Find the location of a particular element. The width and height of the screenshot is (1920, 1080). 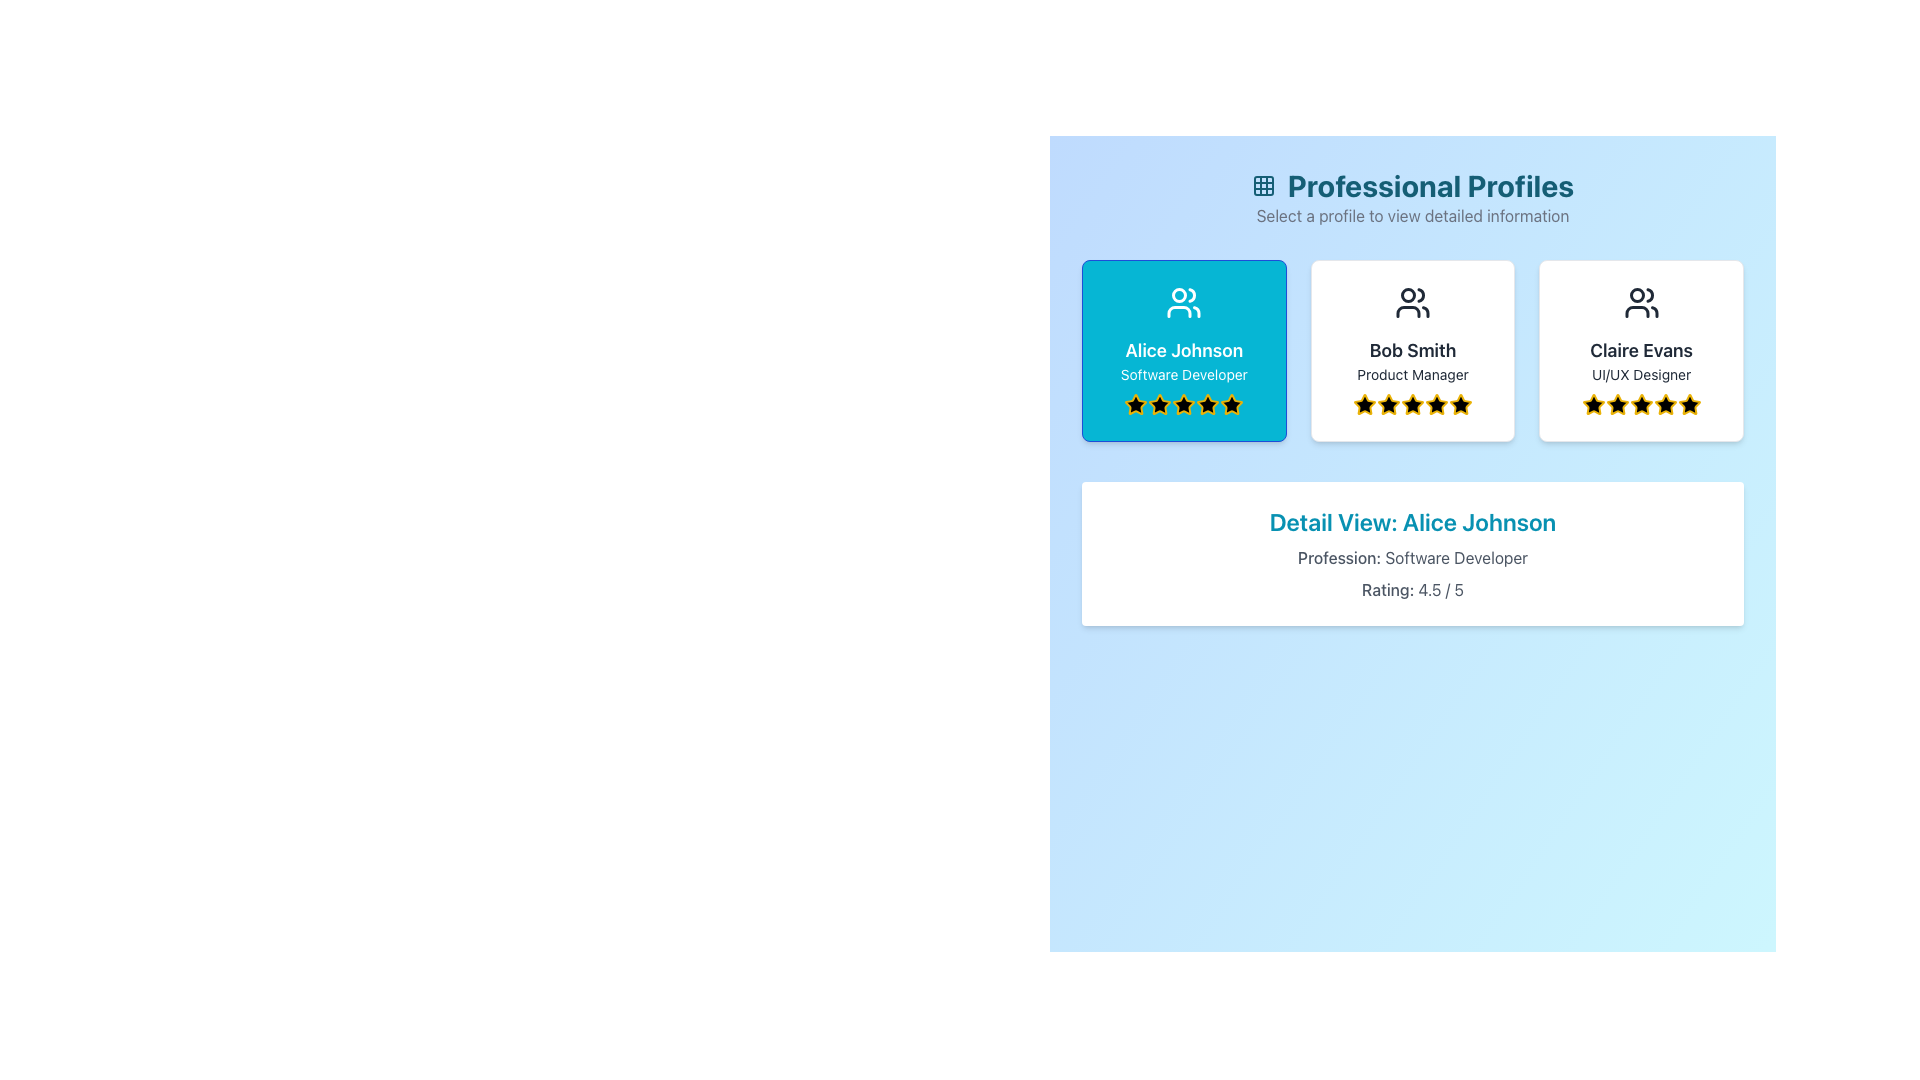

the second star in the rating system located beneath 'Alice Johnson' and 'Software Developer' in the blue card is located at coordinates (1160, 404).